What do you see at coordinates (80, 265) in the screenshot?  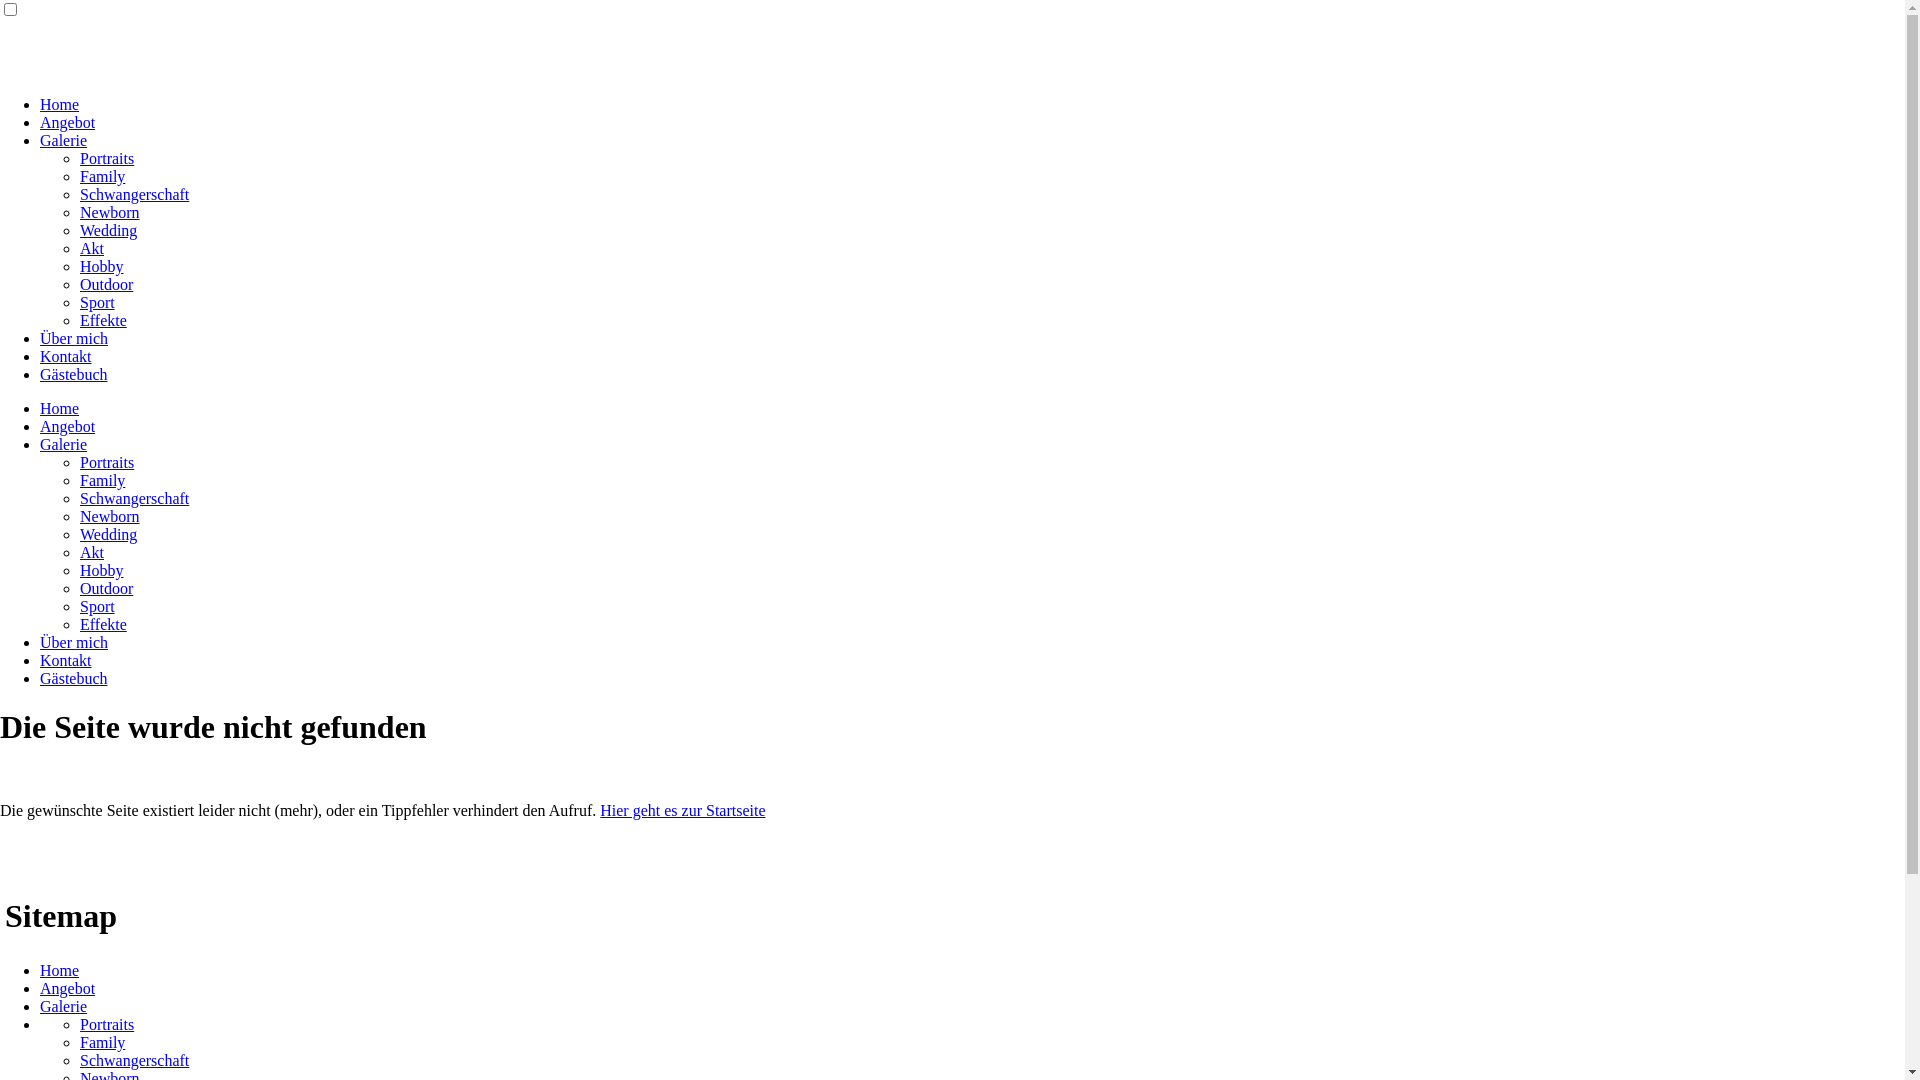 I see `'Hobby'` at bounding box center [80, 265].